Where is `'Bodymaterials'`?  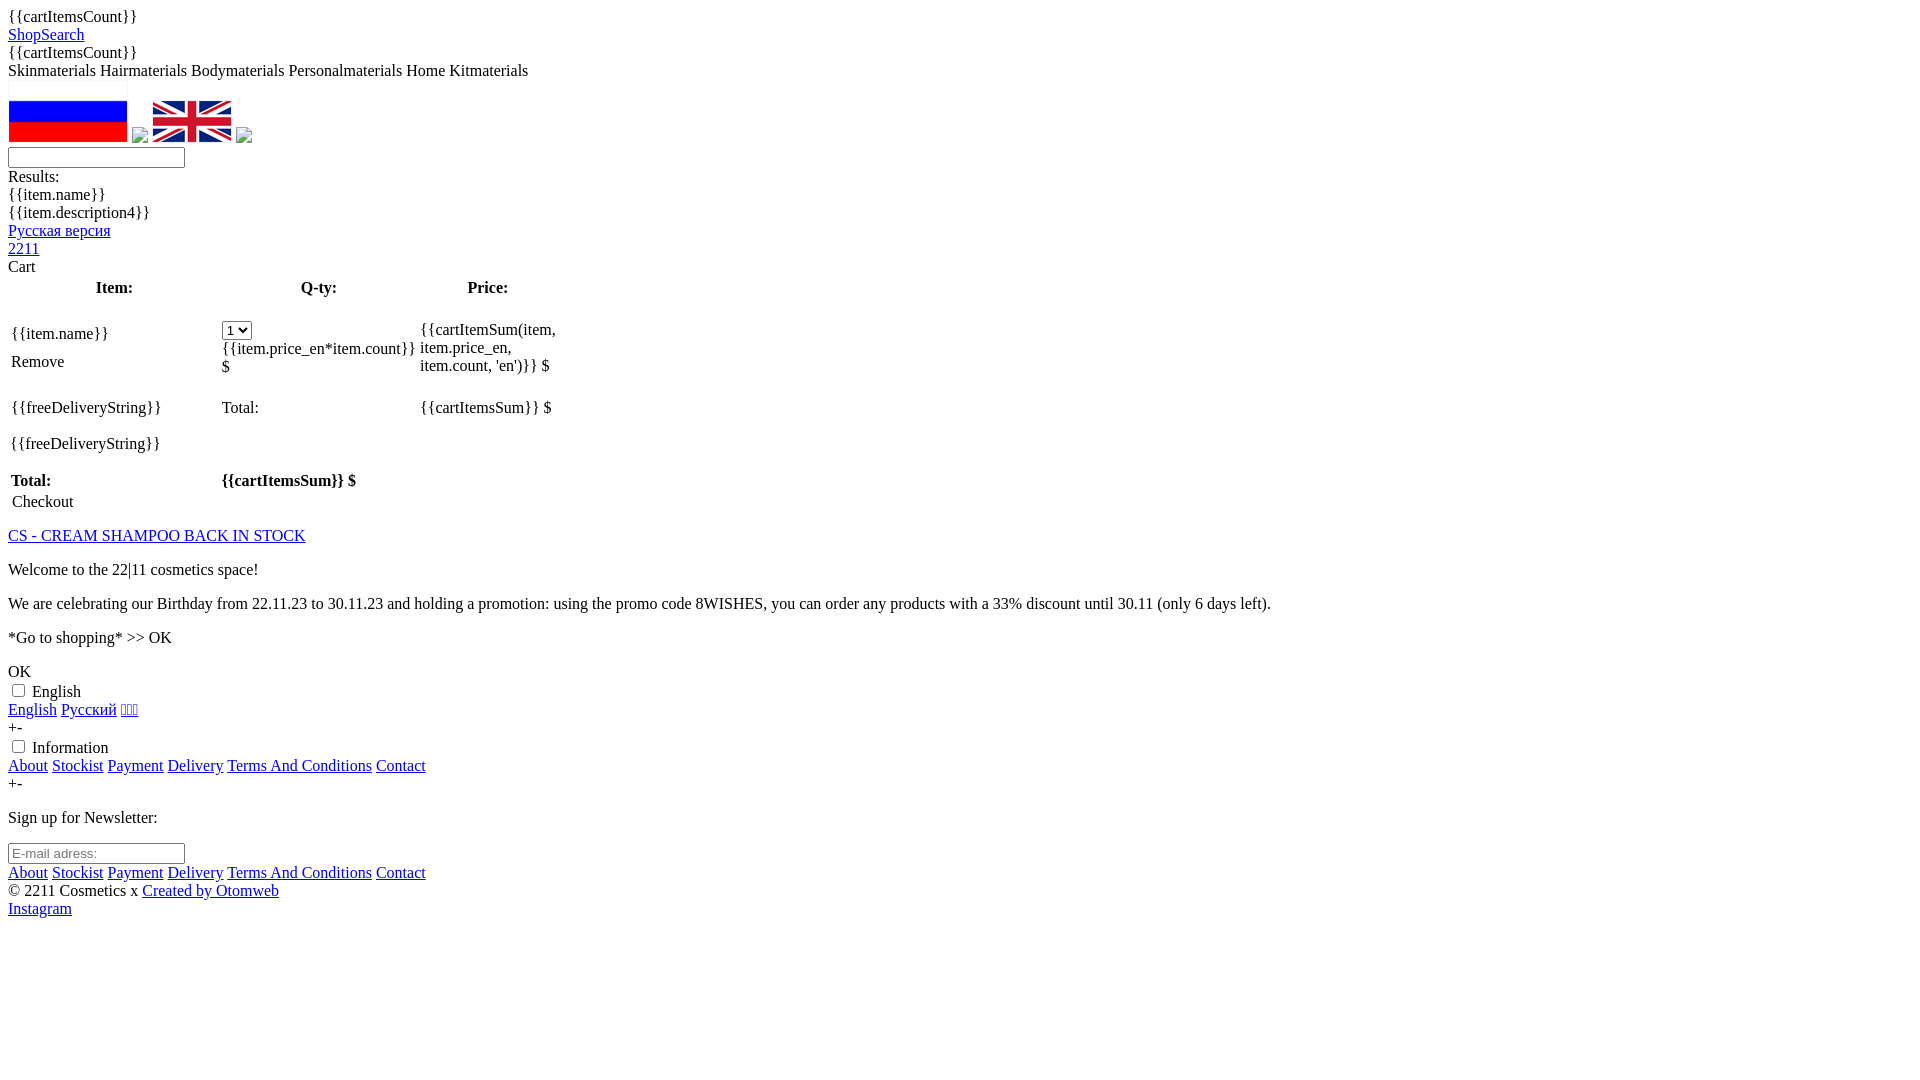 'Bodymaterials' is located at coordinates (237, 69).